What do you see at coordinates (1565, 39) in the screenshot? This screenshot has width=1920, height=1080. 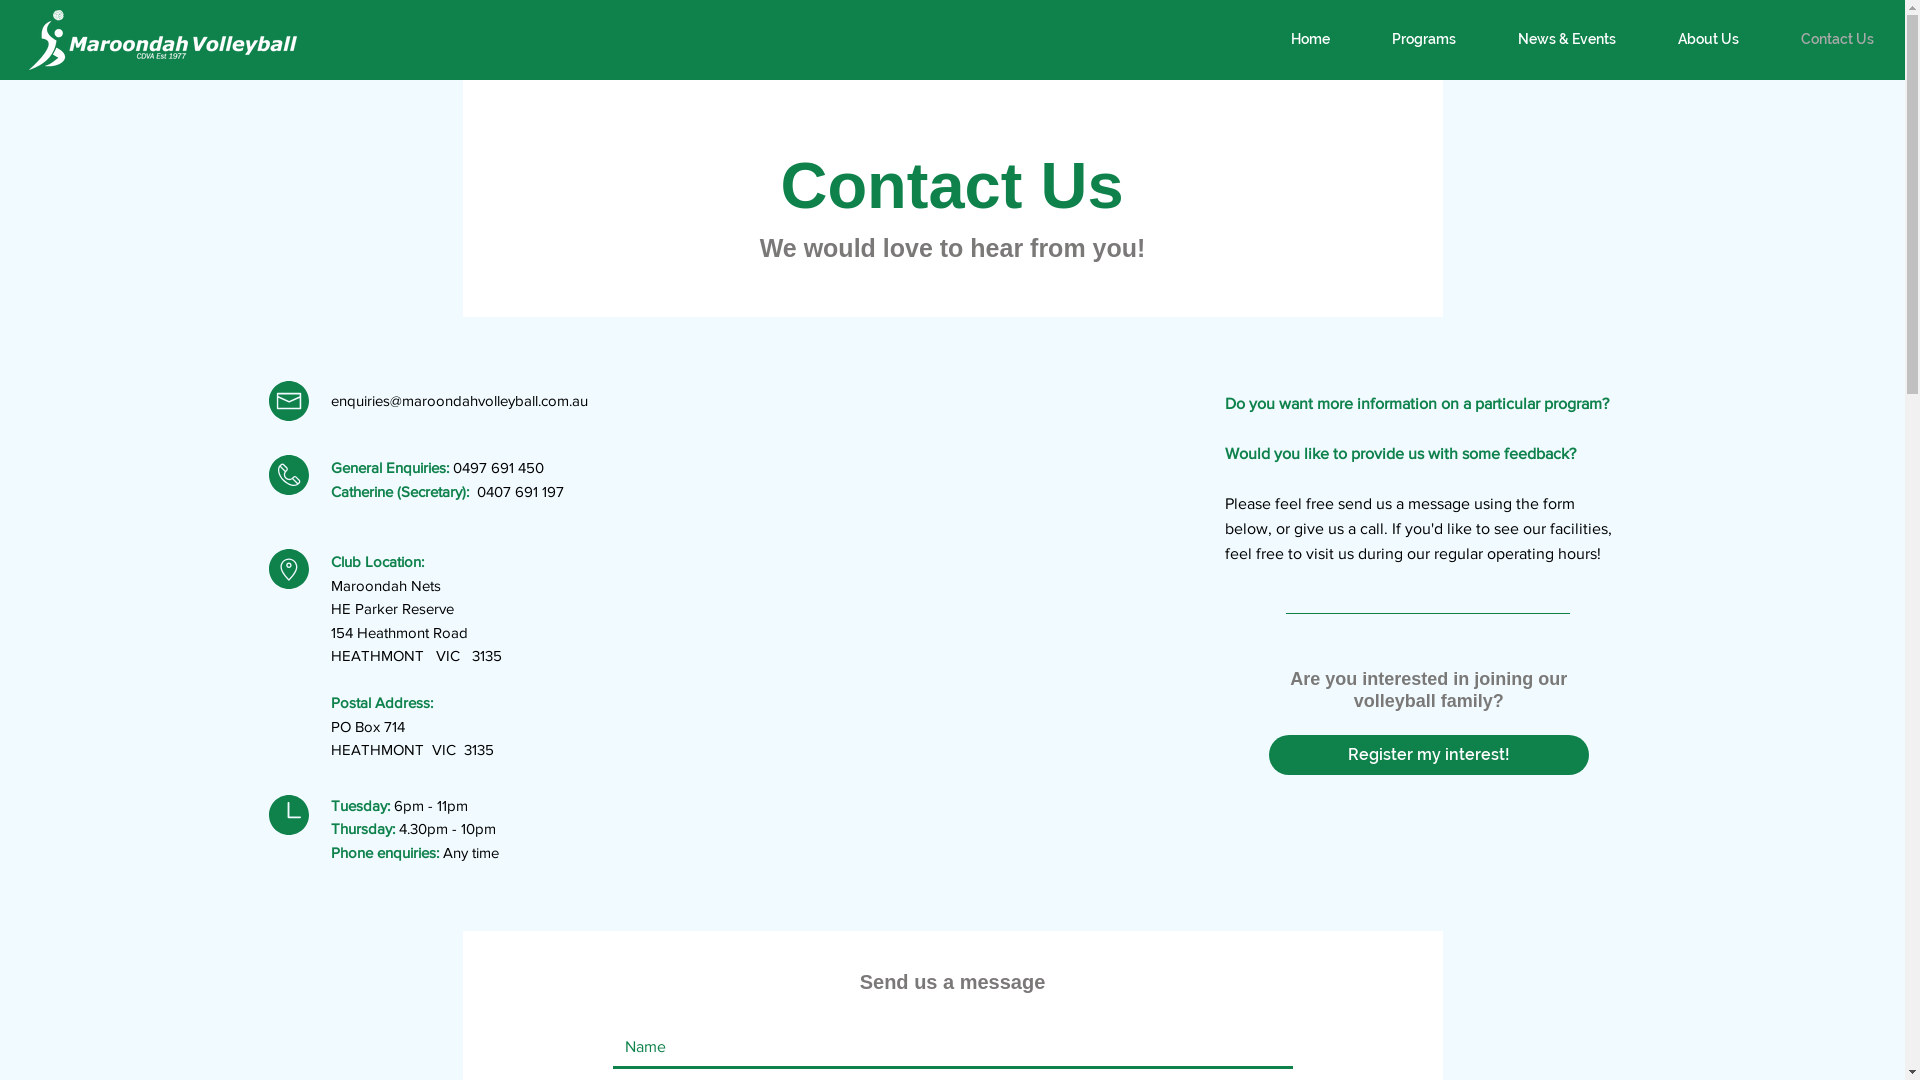 I see `'News & Events'` at bounding box center [1565, 39].